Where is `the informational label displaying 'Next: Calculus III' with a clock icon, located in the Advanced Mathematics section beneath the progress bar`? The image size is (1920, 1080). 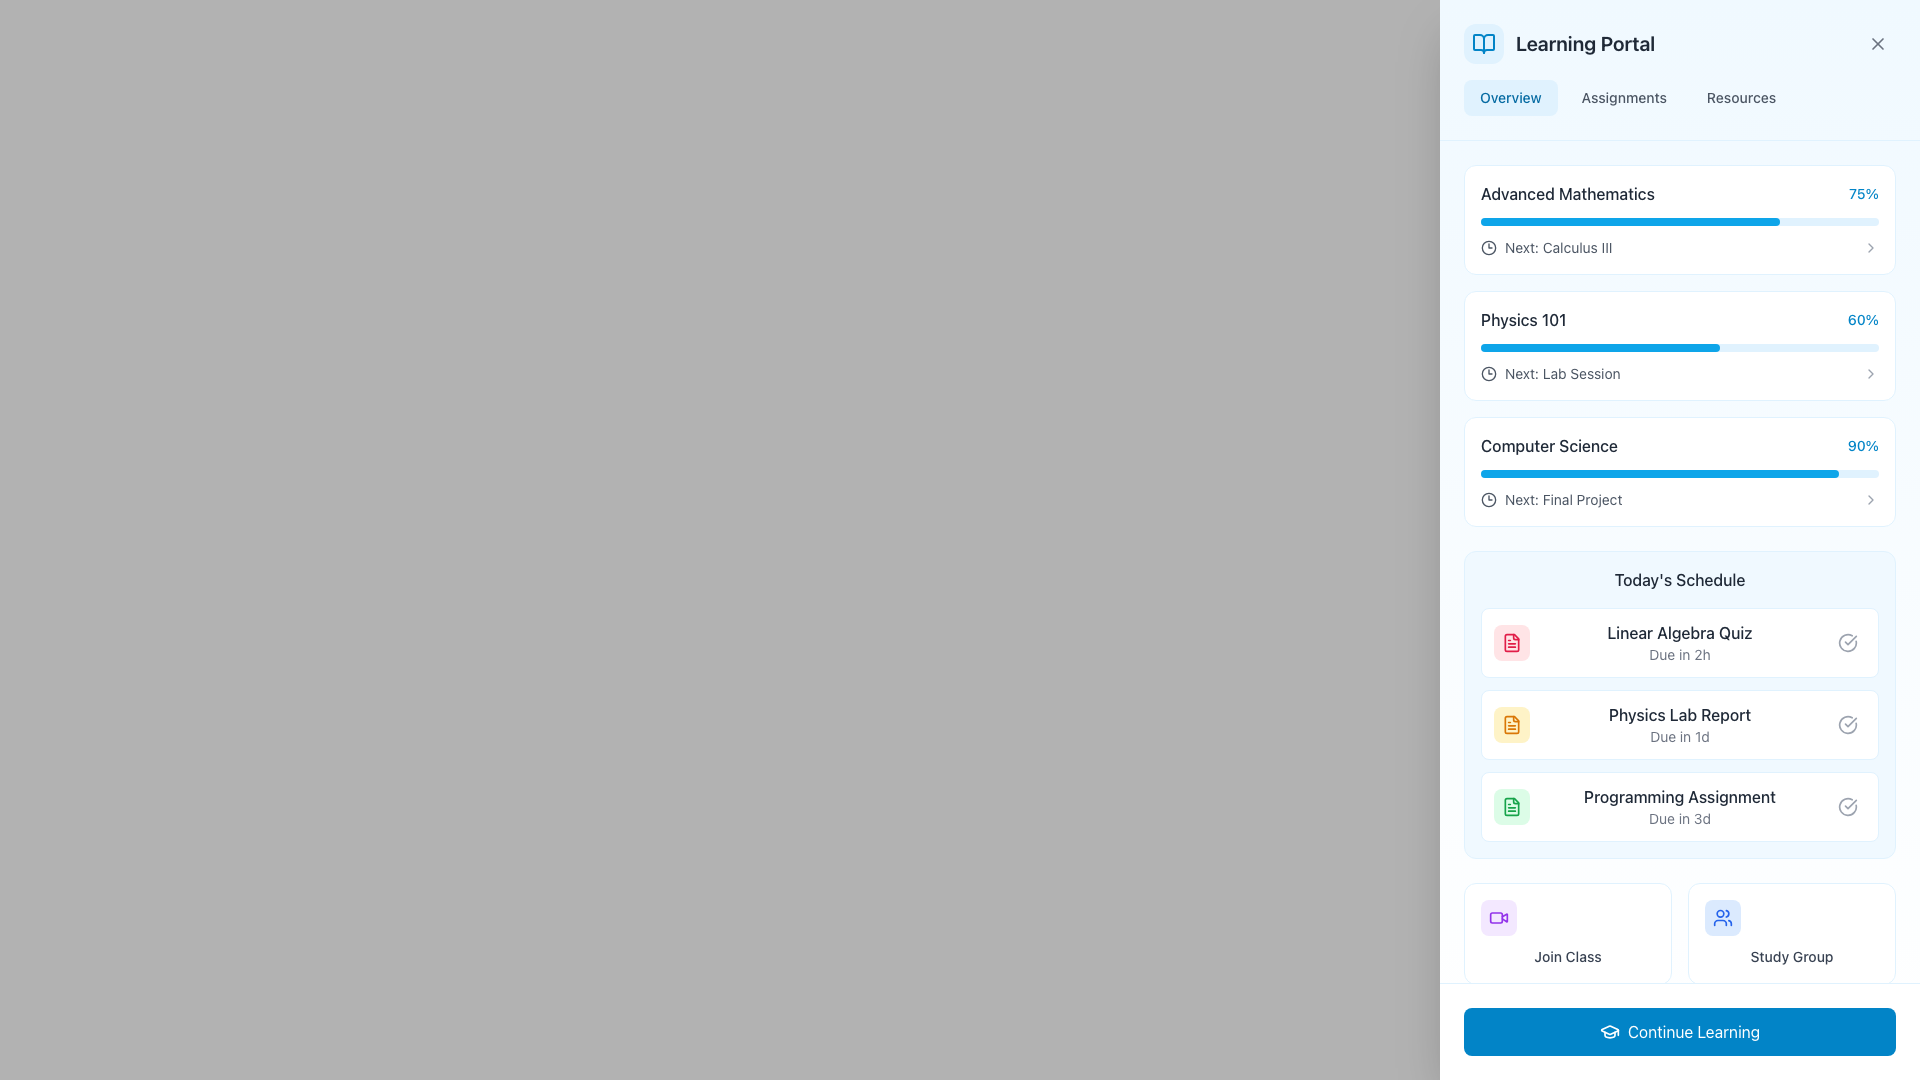 the informational label displaying 'Next: Calculus III' with a clock icon, located in the Advanced Mathematics section beneath the progress bar is located at coordinates (1545, 246).